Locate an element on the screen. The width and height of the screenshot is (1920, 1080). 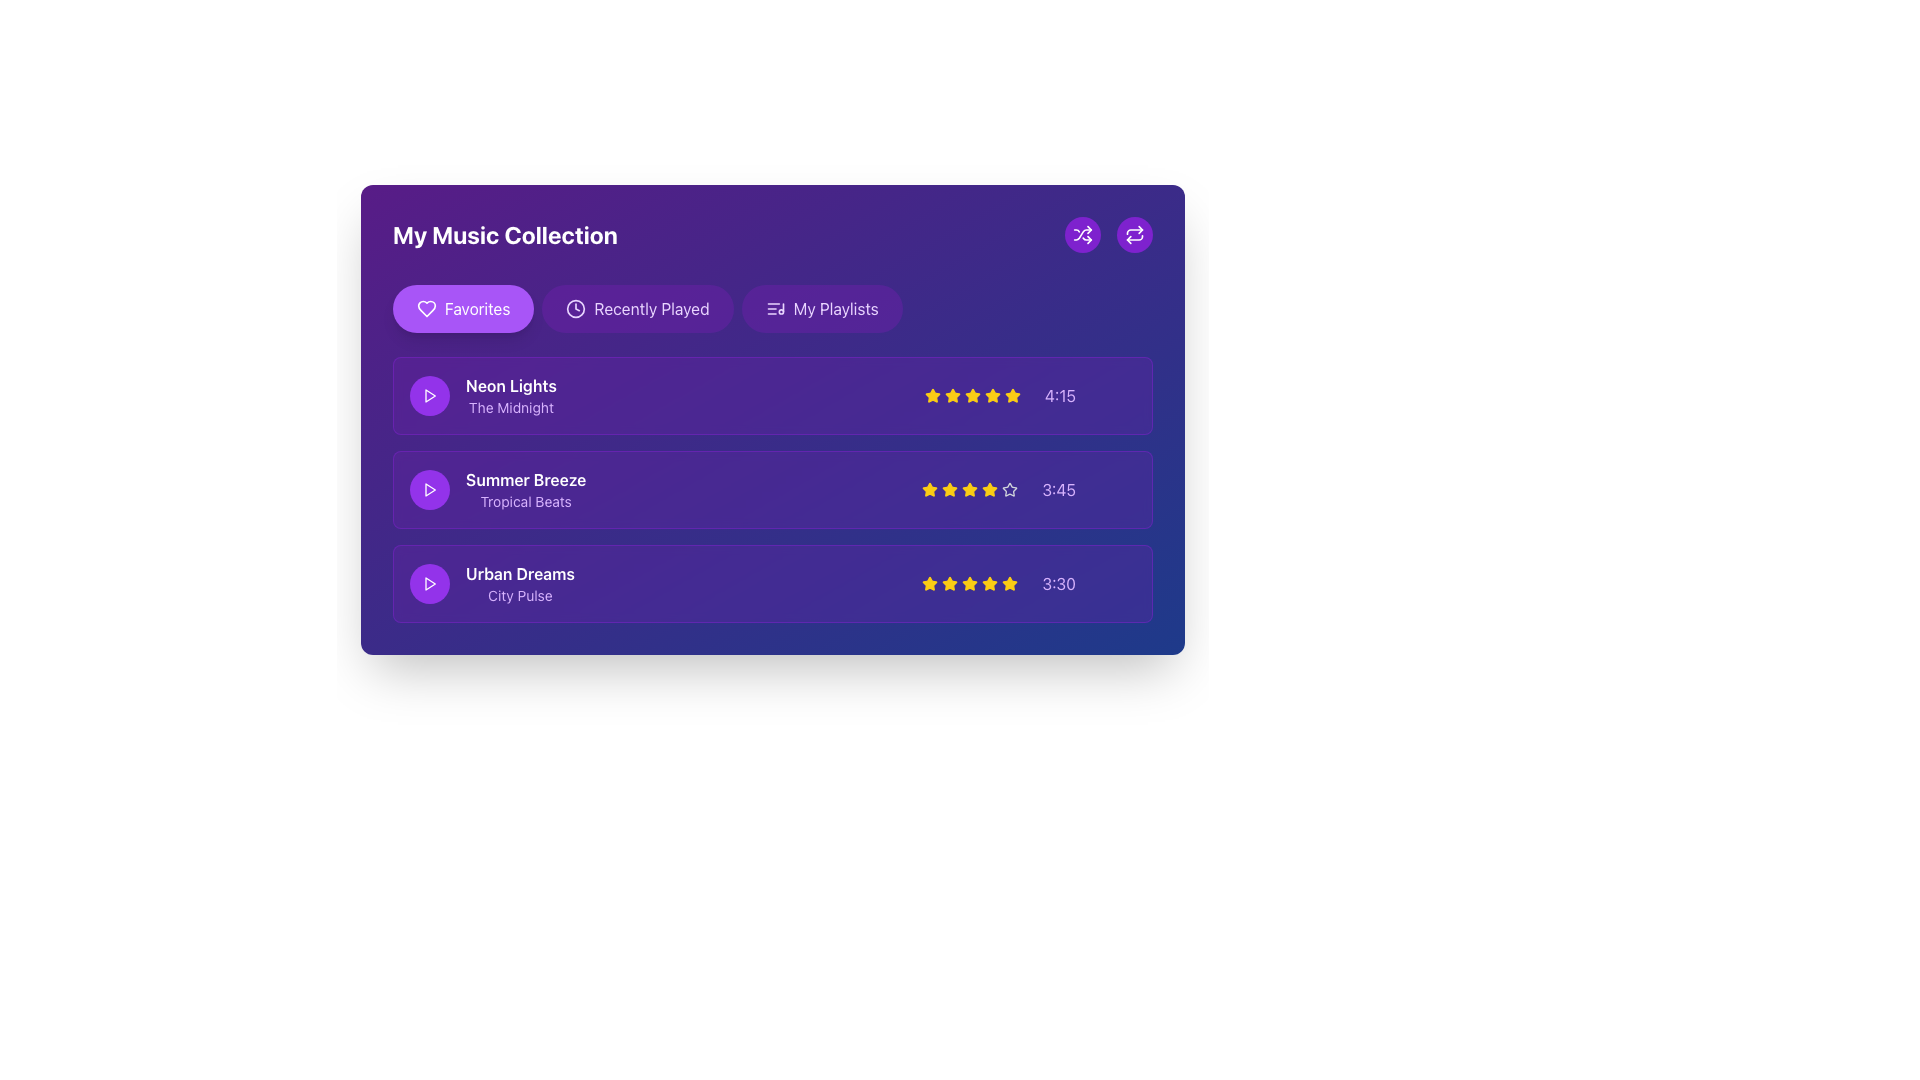
the current state of the third star in the 'Neon Lights' row, which is part of a rating system at the topmost entry of a list is located at coordinates (972, 396).